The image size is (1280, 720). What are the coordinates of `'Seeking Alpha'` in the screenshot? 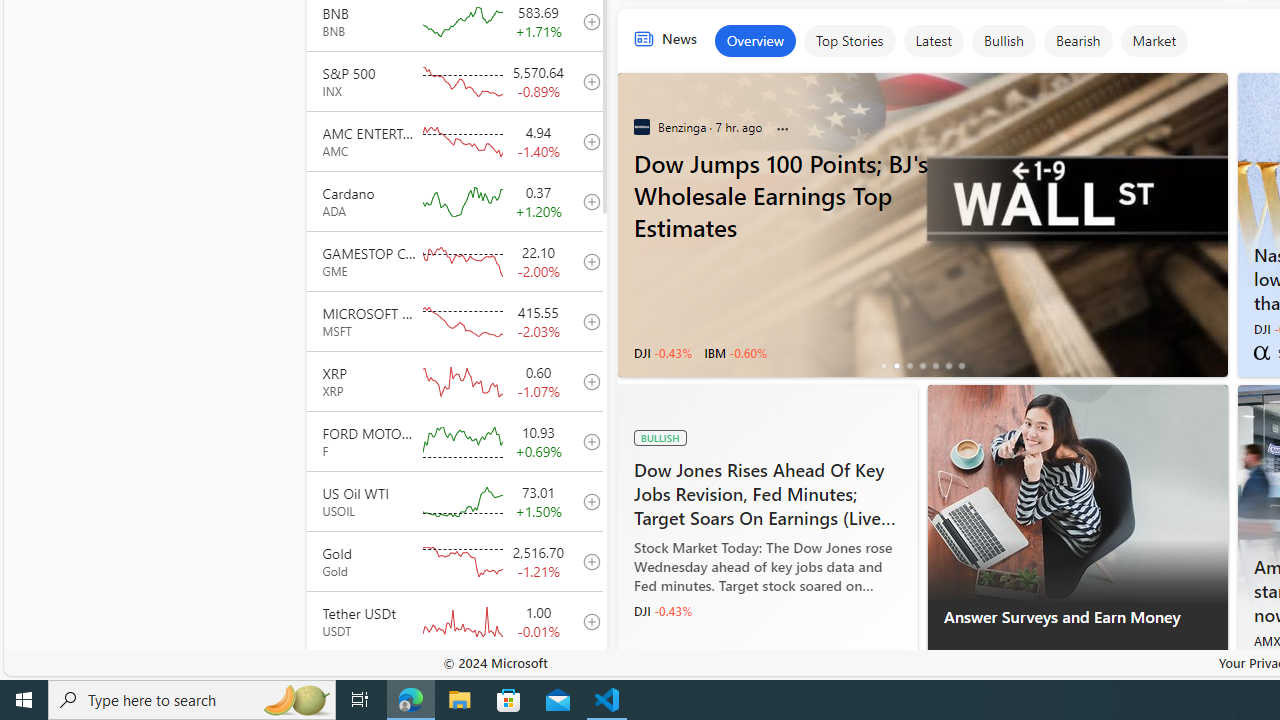 It's located at (1260, 351).